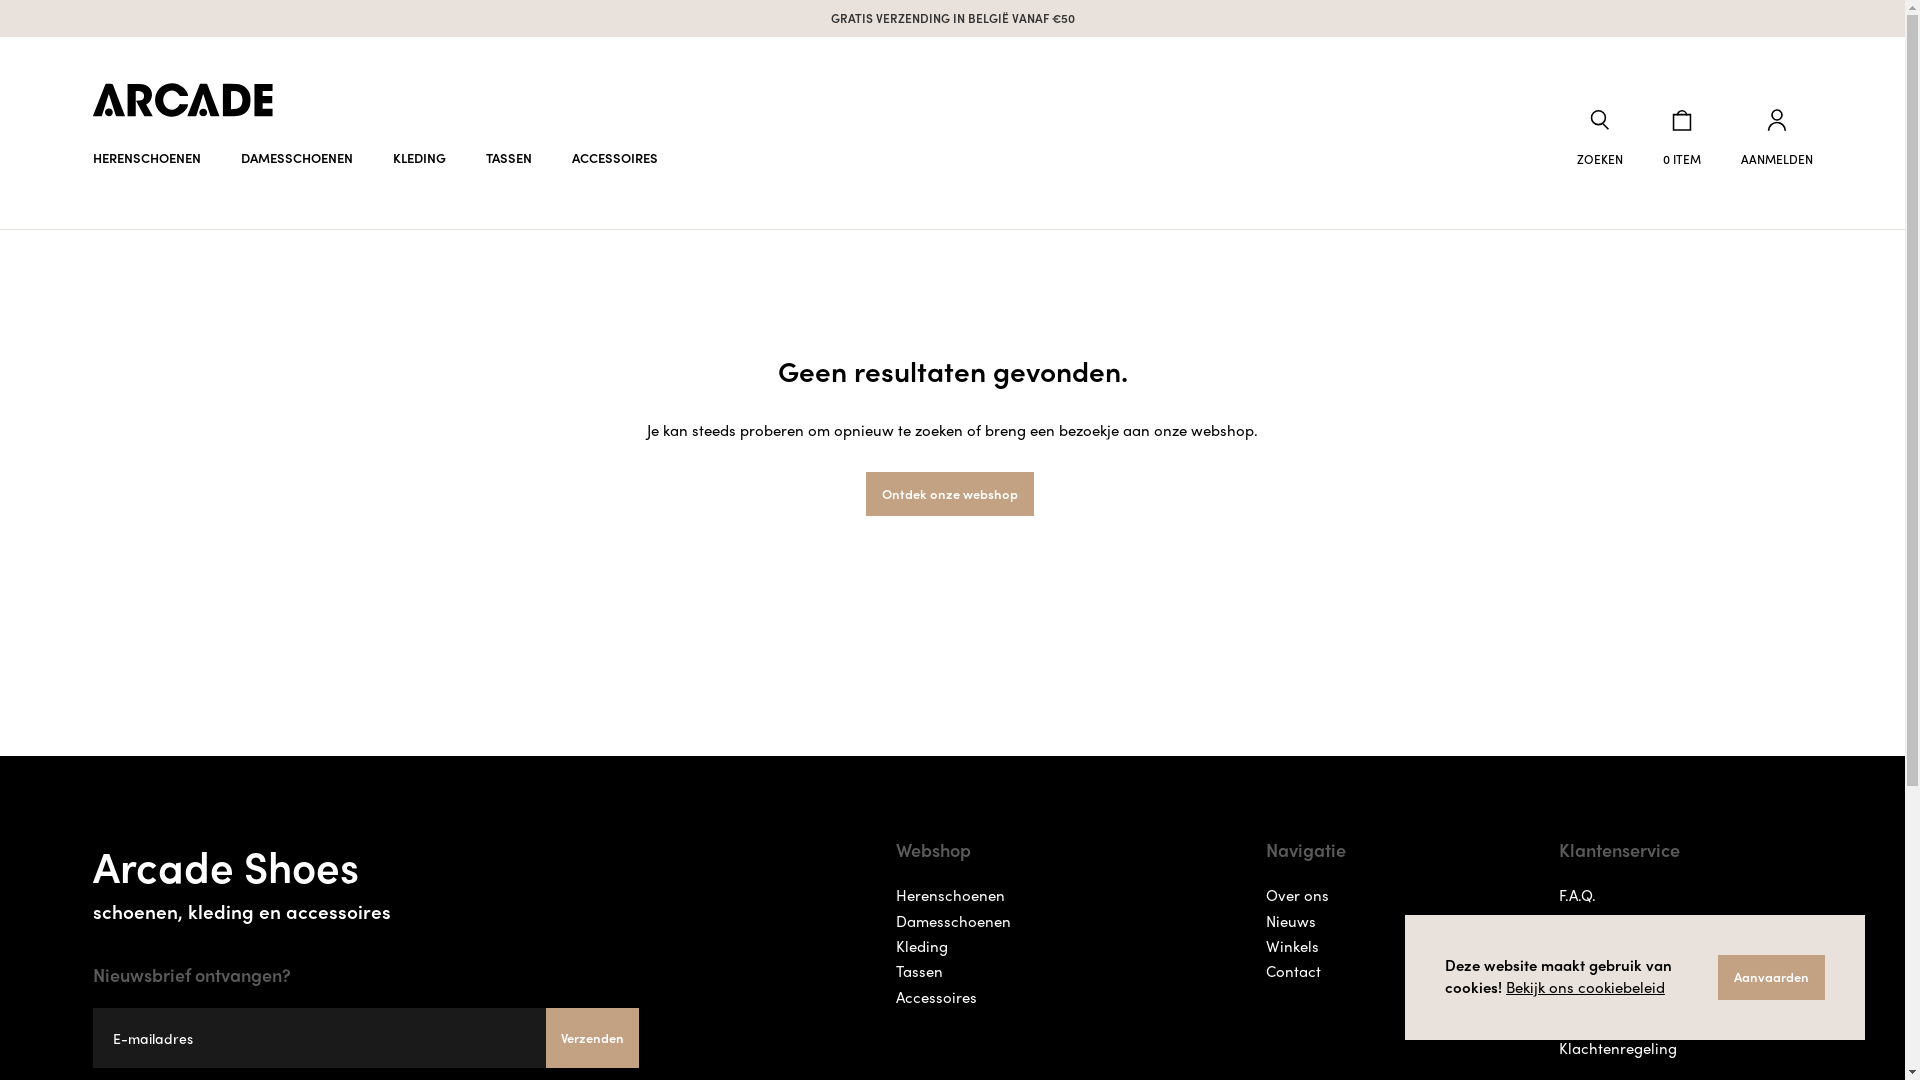 The image size is (1920, 1080). I want to click on 'Retours', so click(1584, 1022).